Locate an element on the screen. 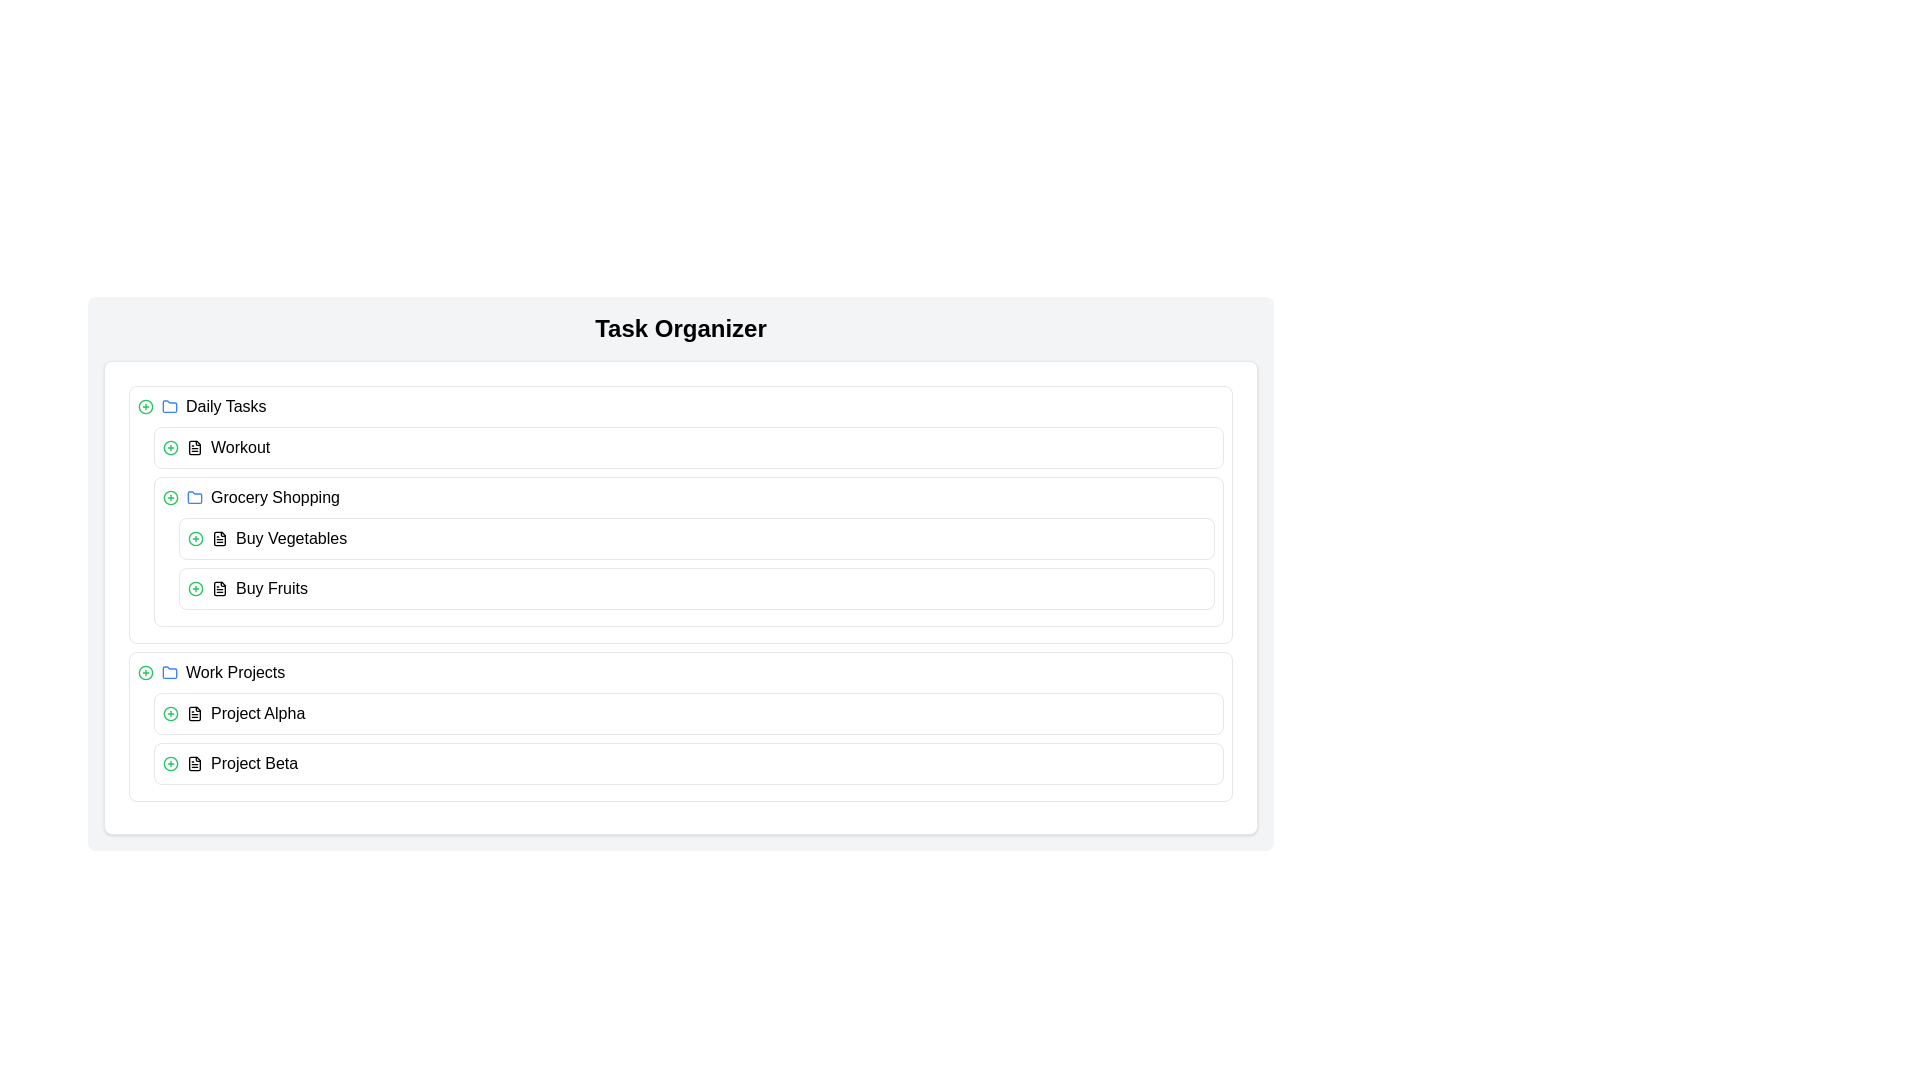 This screenshot has height=1080, width=1920. the 'Workout' task list item located at the top of the 'Daily Tasks' section is located at coordinates (689, 446).